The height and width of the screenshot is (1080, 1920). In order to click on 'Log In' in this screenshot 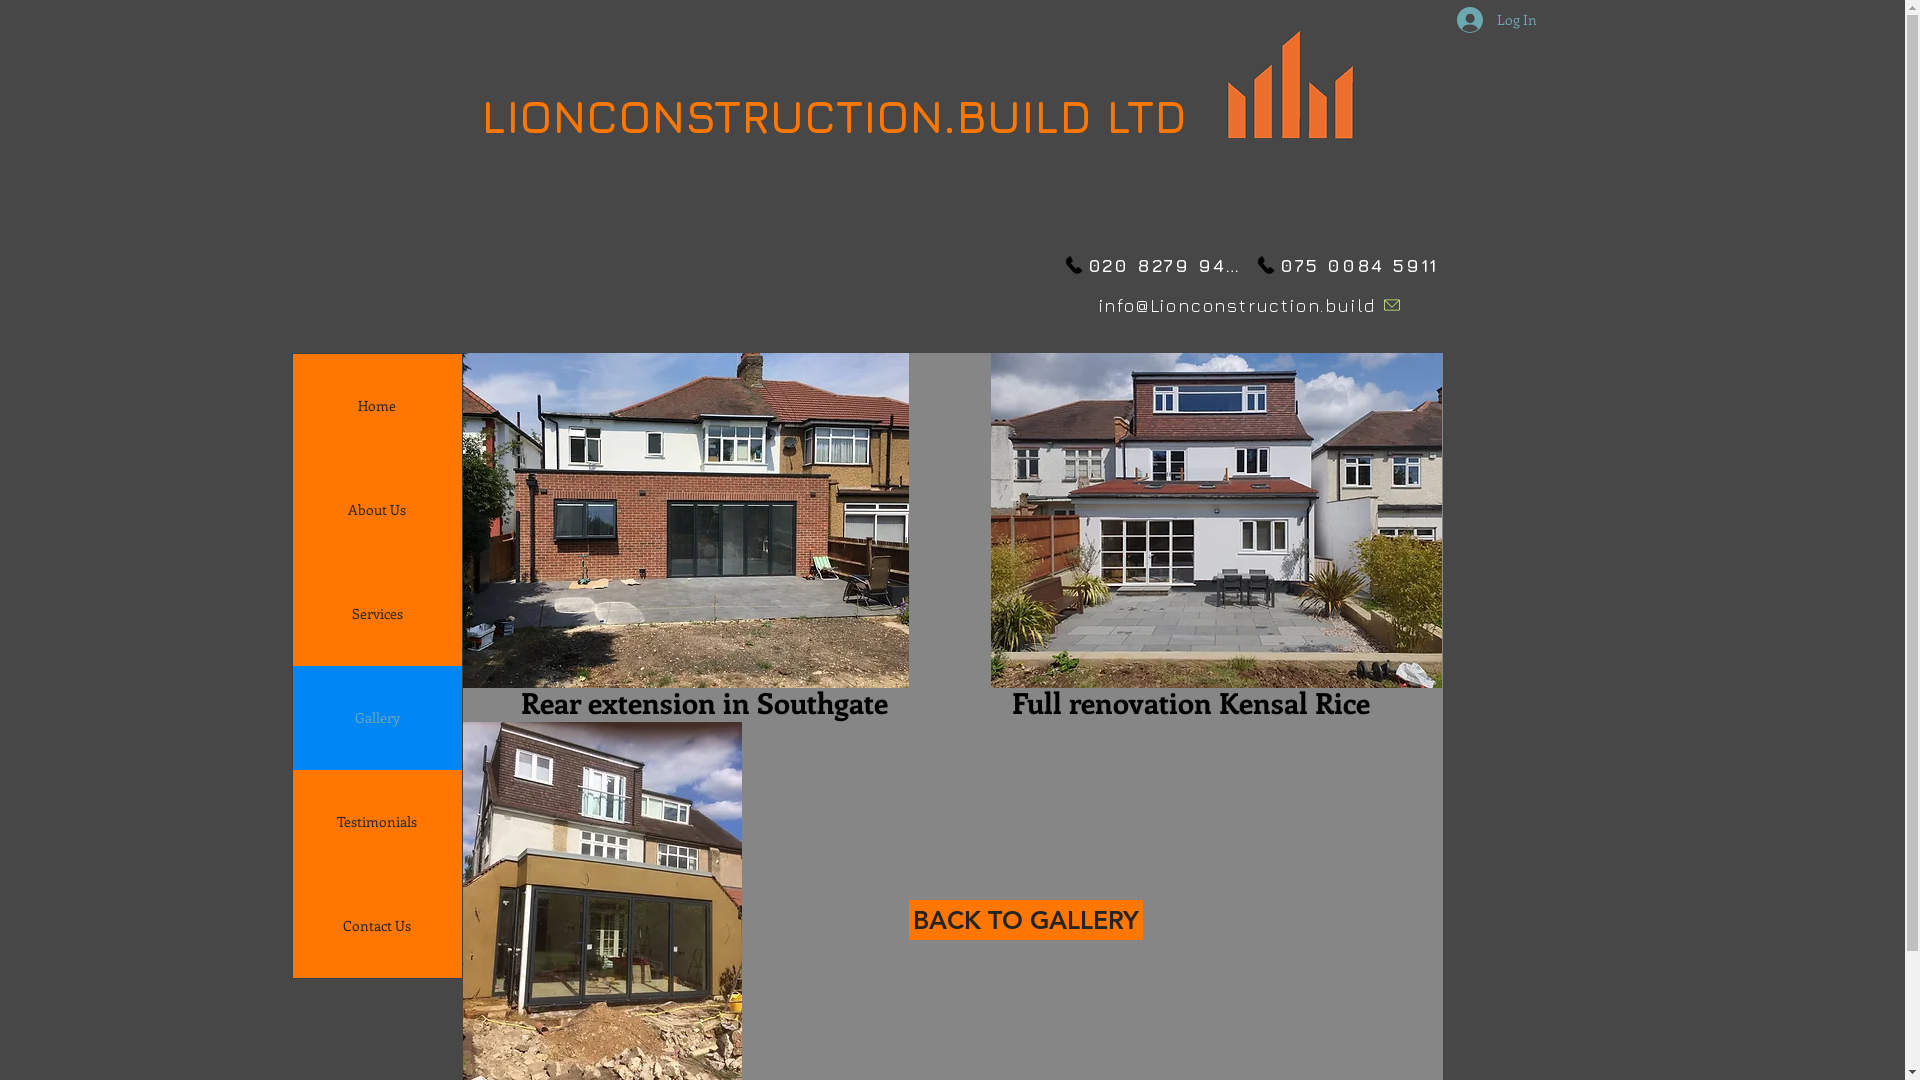, I will do `click(1441, 19)`.